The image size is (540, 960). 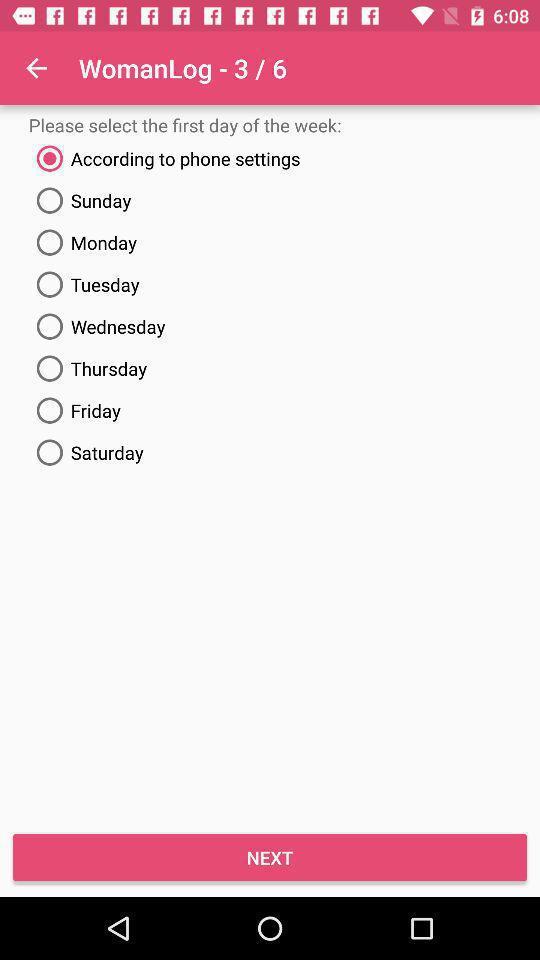 I want to click on next, so click(x=270, y=856).